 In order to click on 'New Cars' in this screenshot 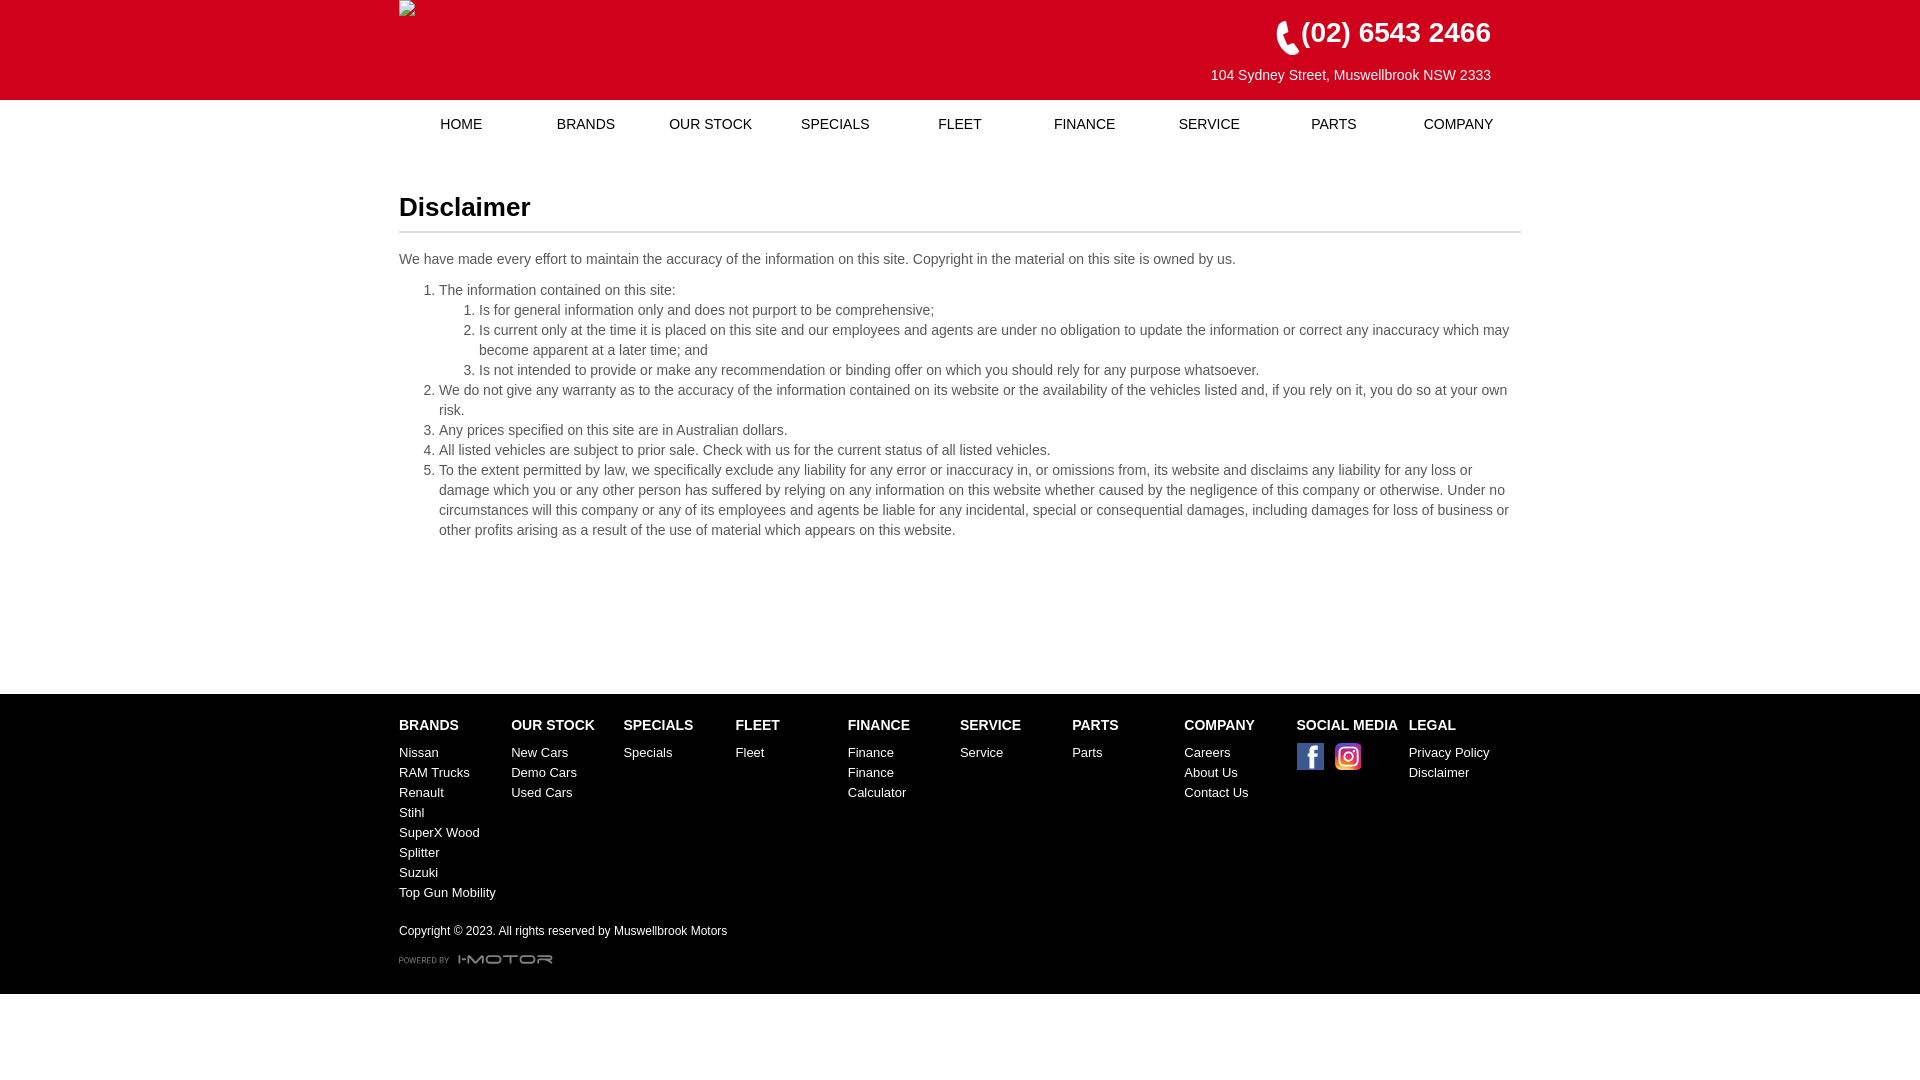, I will do `click(561, 752)`.